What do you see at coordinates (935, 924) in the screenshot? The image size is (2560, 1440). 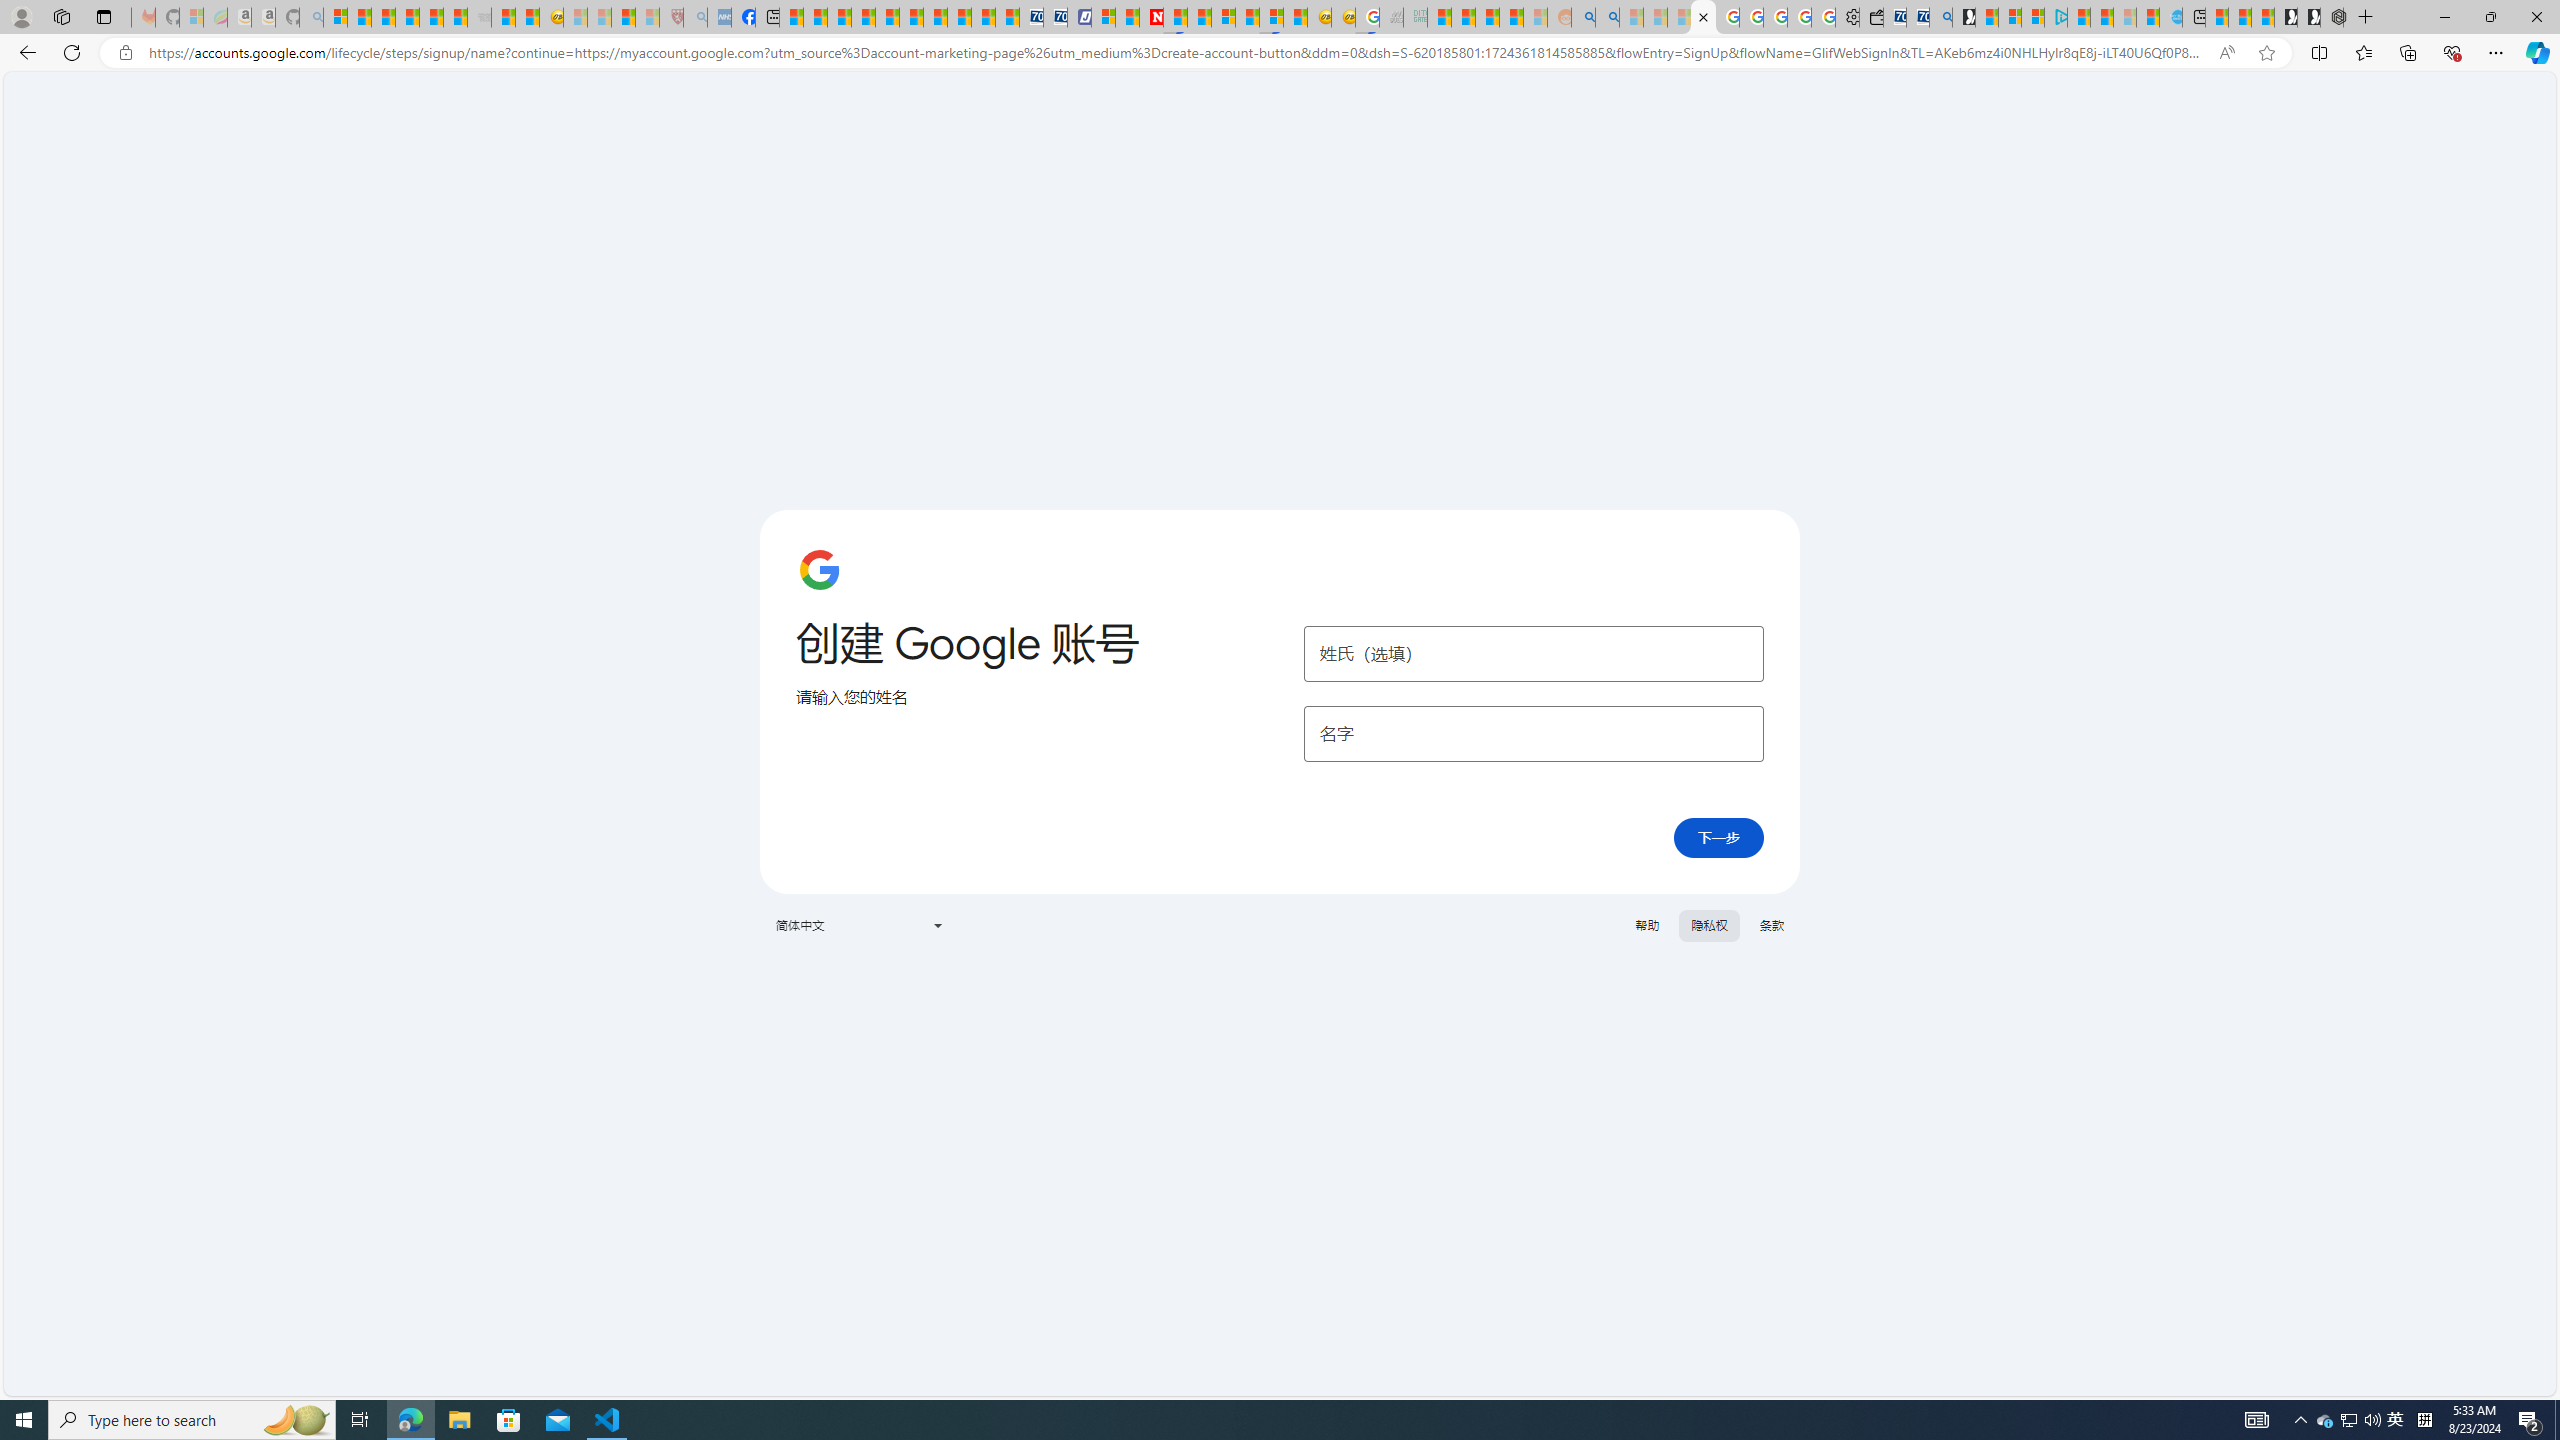 I see `'Class: VfPpkd-t08AT-Bz112c-Bd00G'` at bounding box center [935, 924].